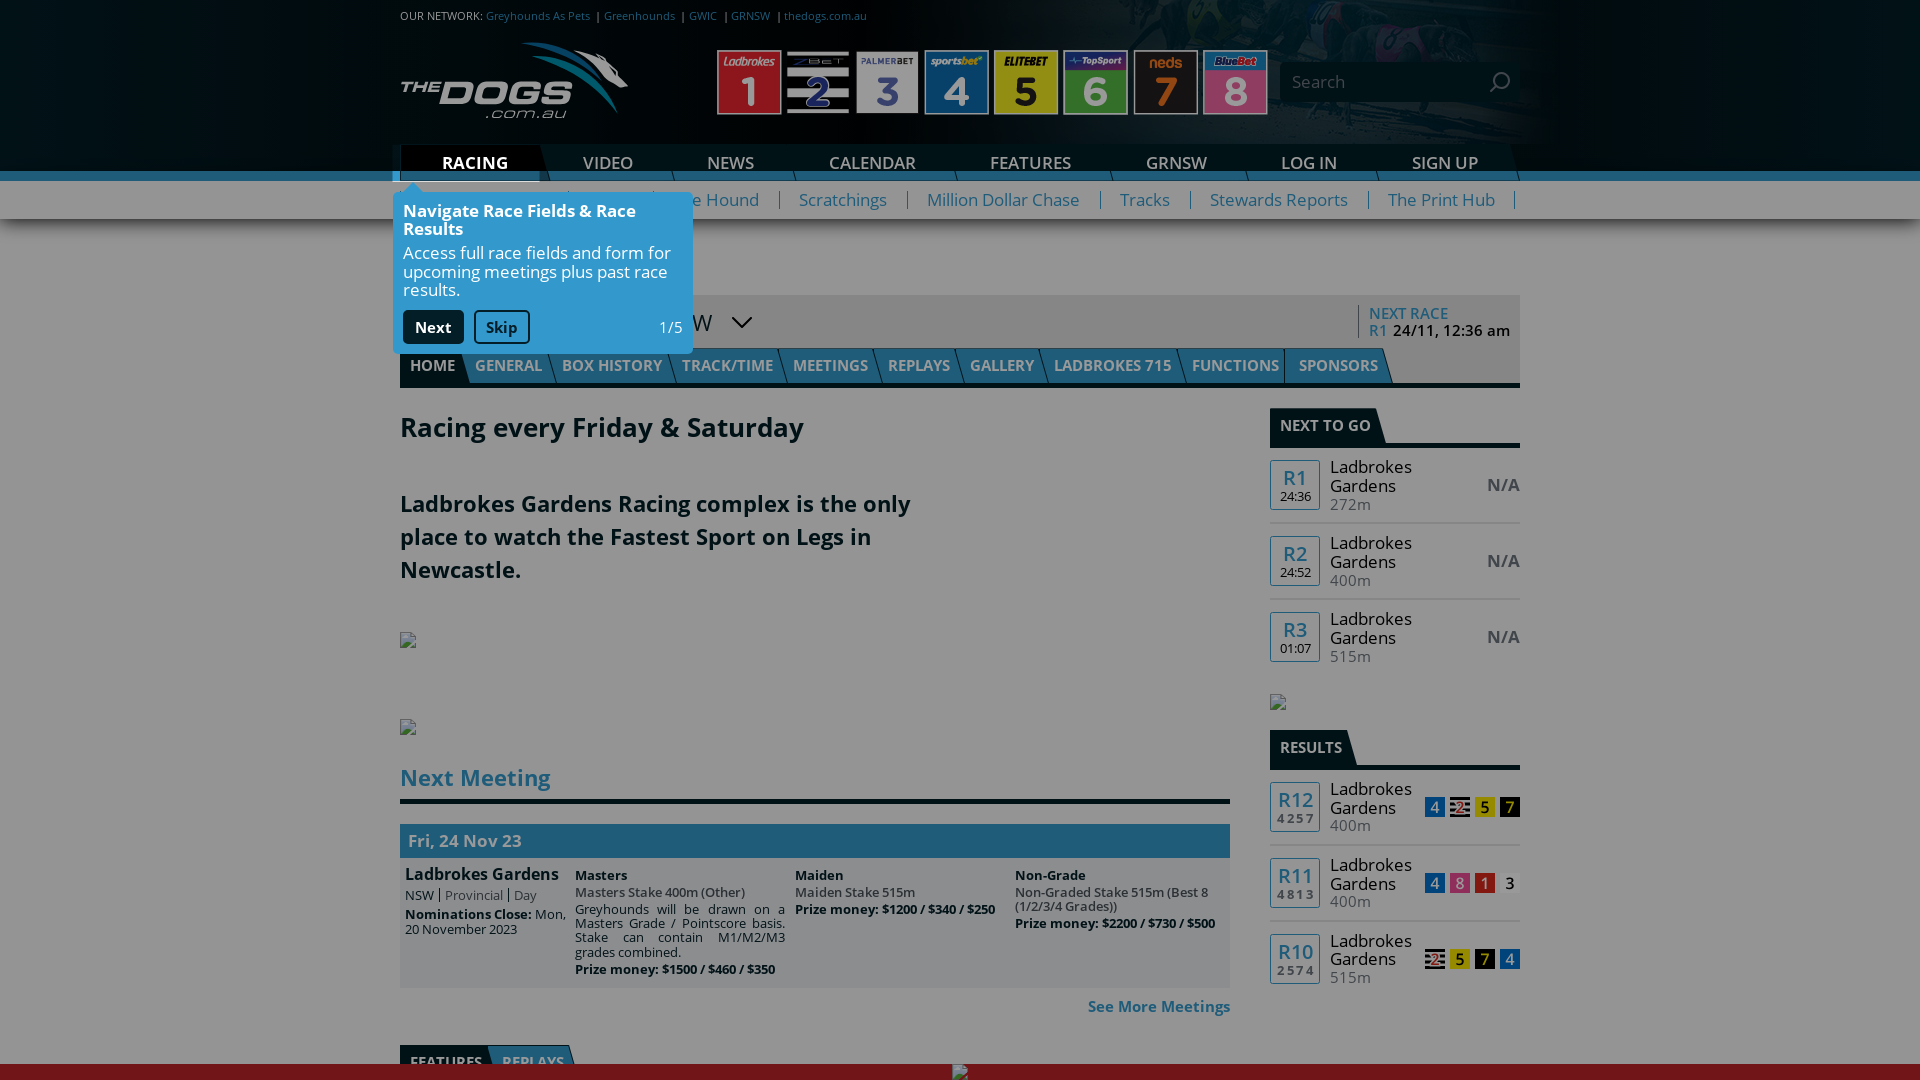  I want to click on 'Scratchings', so click(843, 200).